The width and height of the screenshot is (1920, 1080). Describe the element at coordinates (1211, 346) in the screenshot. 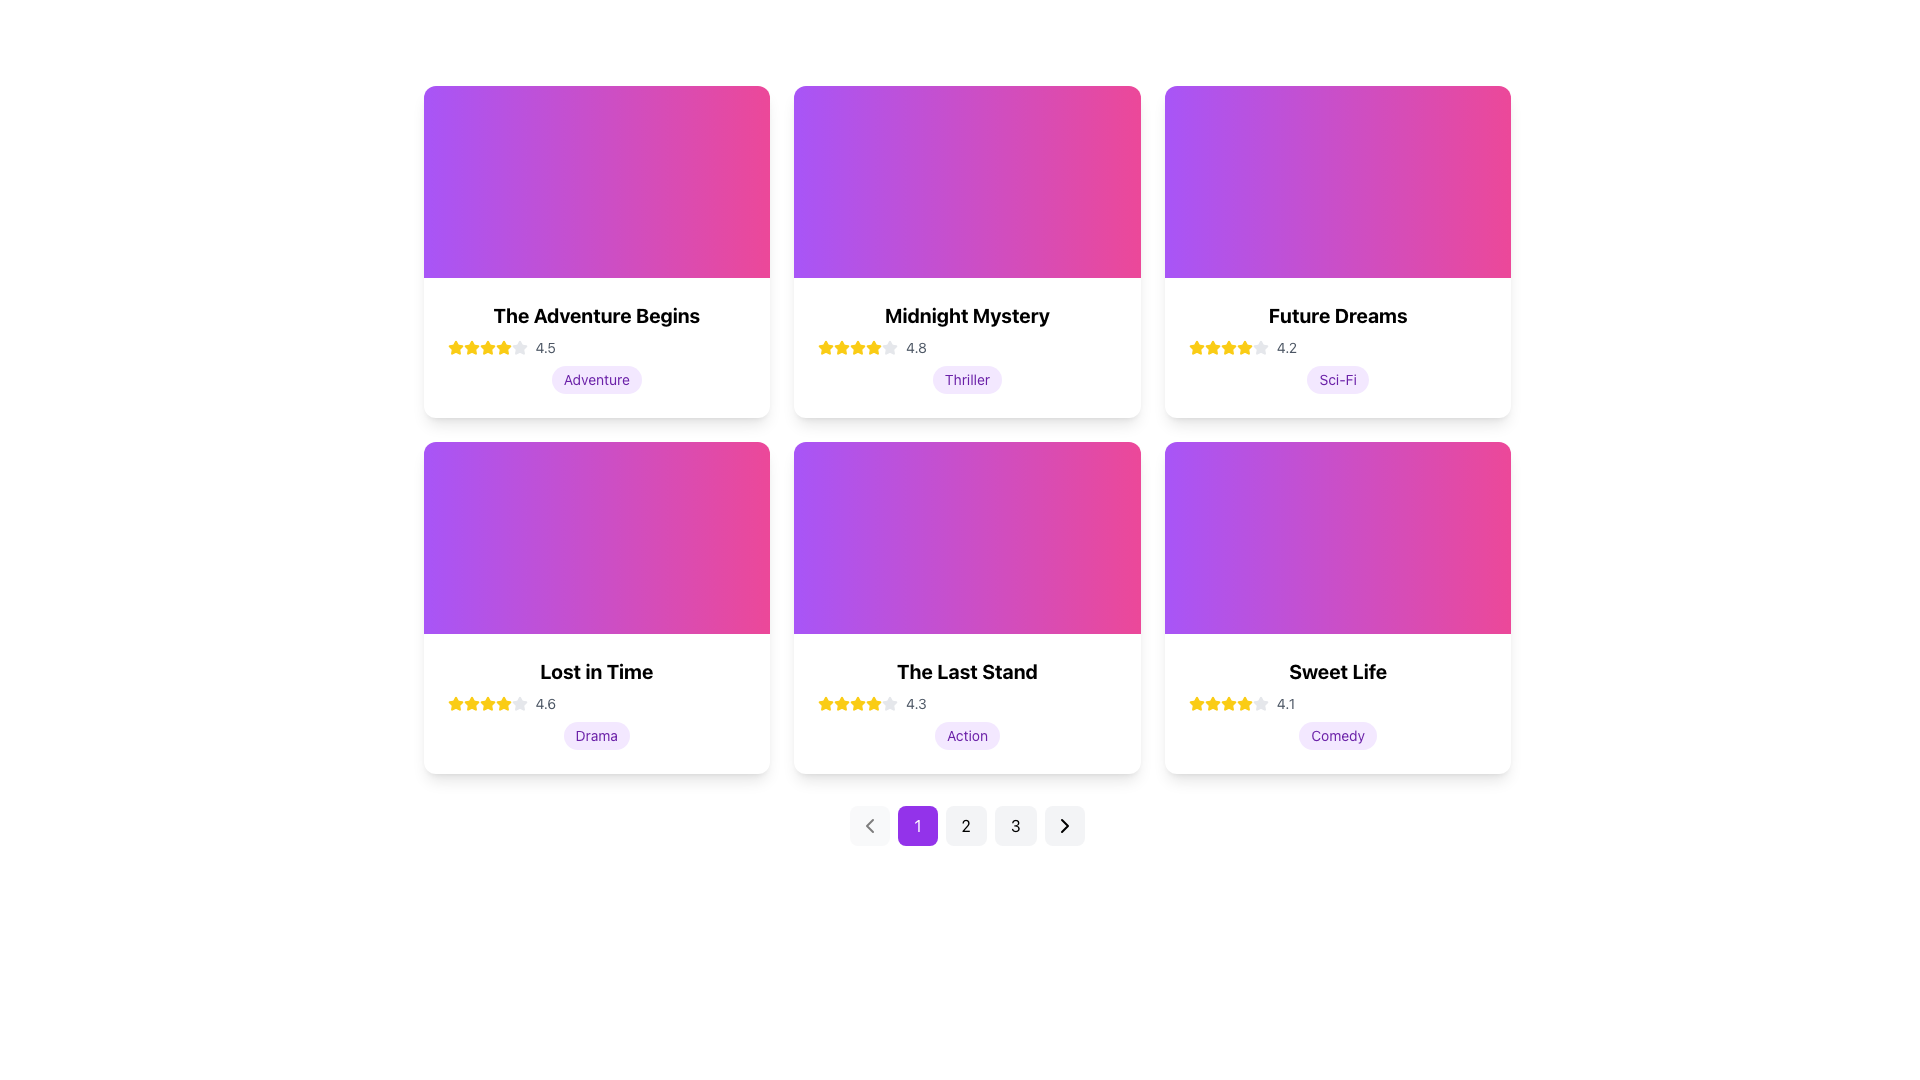

I see `the third star icon in the rating system located inside the 'Future Dreams' card, which is visually represented as a yellow star against a white background` at that location.